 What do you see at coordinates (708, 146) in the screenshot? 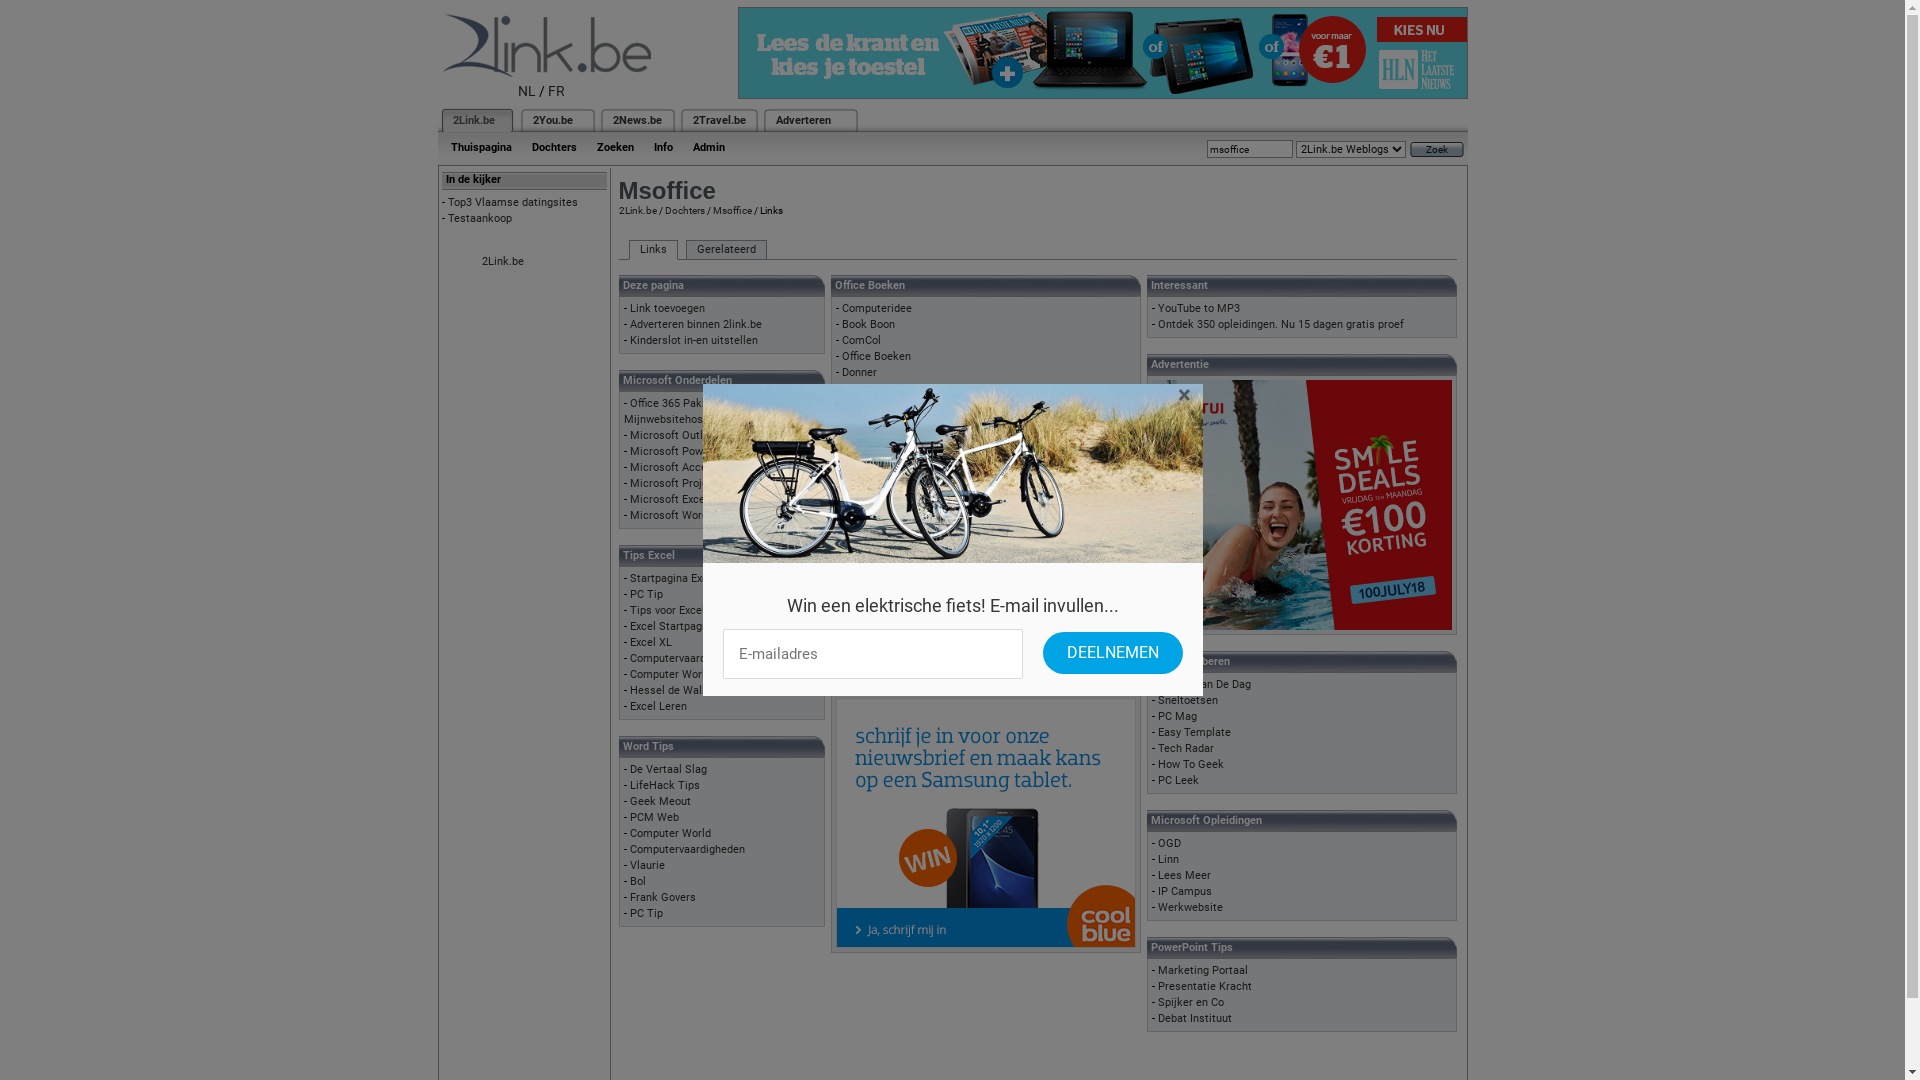
I see `'Admin'` at bounding box center [708, 146].